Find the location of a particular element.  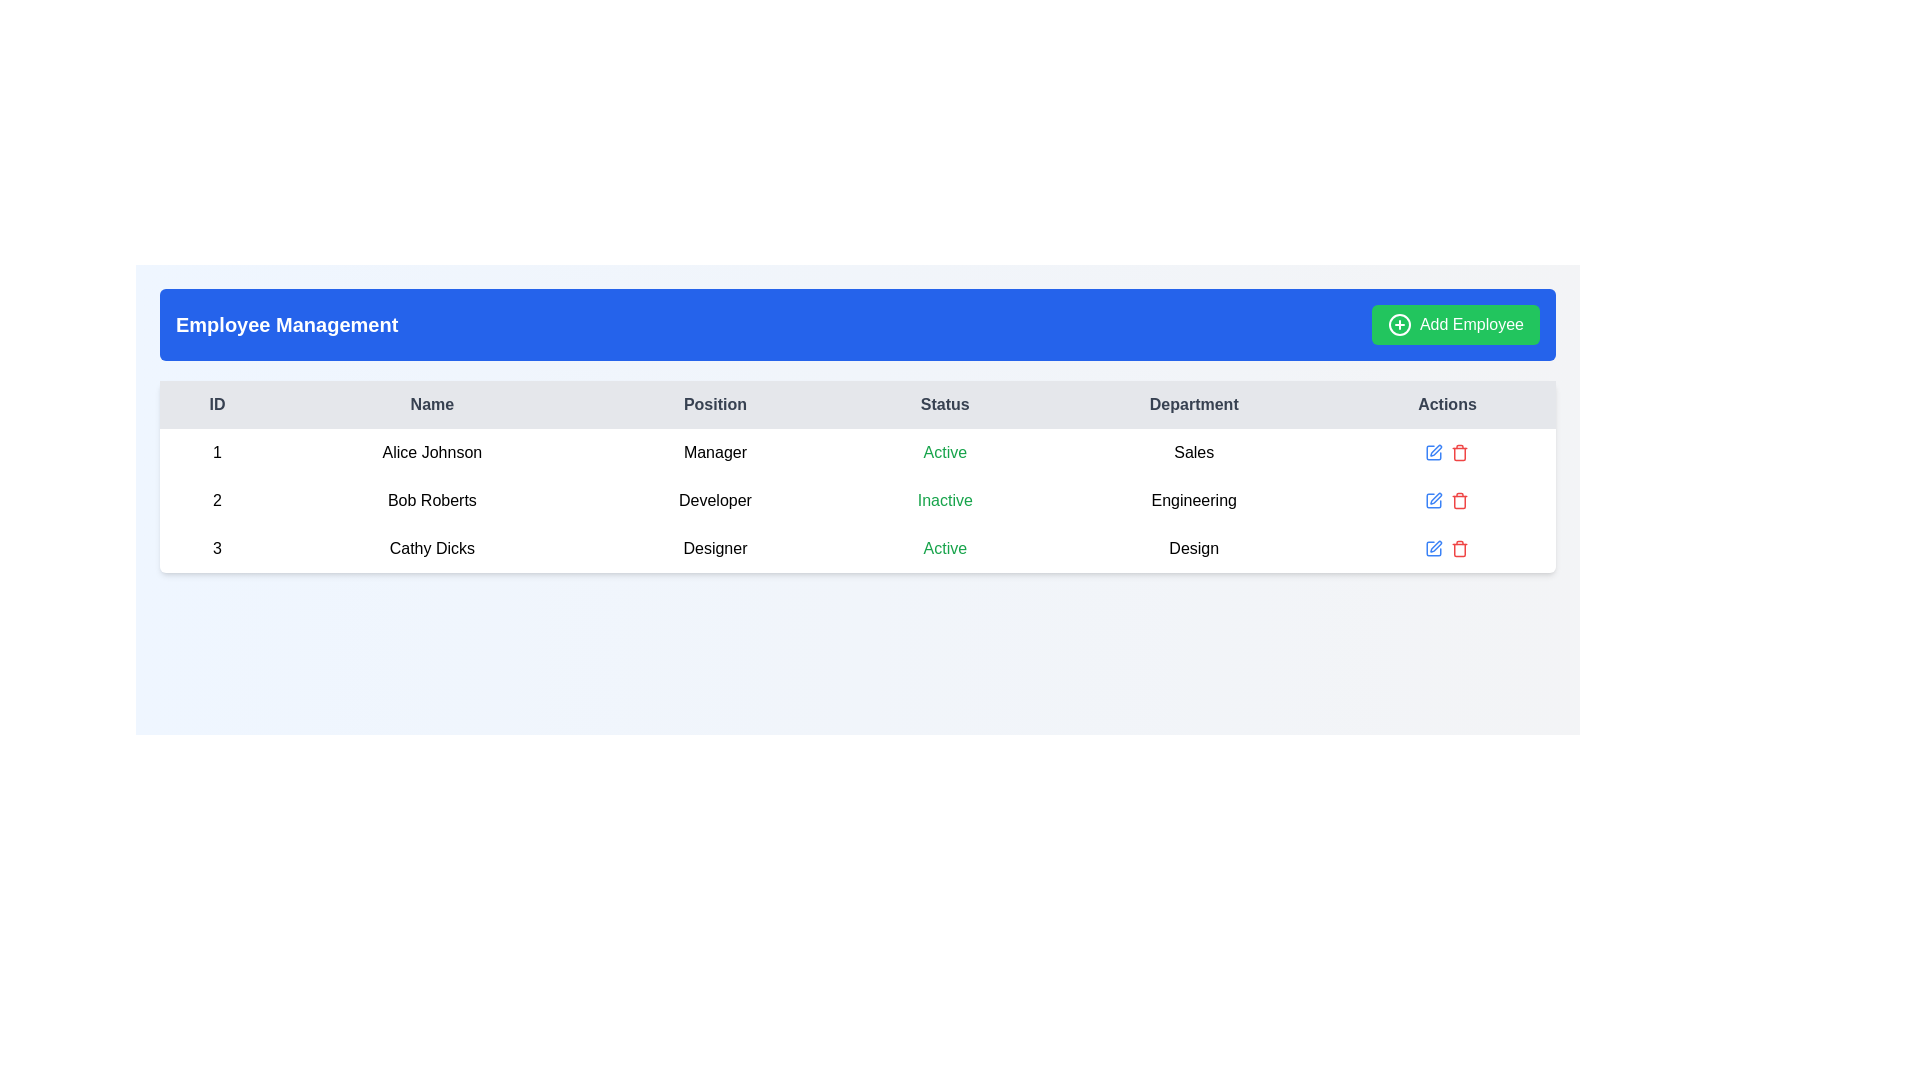

the delete button icon located in the 'Actions' column of the second row in the table is located at coordinates (1460, 500).